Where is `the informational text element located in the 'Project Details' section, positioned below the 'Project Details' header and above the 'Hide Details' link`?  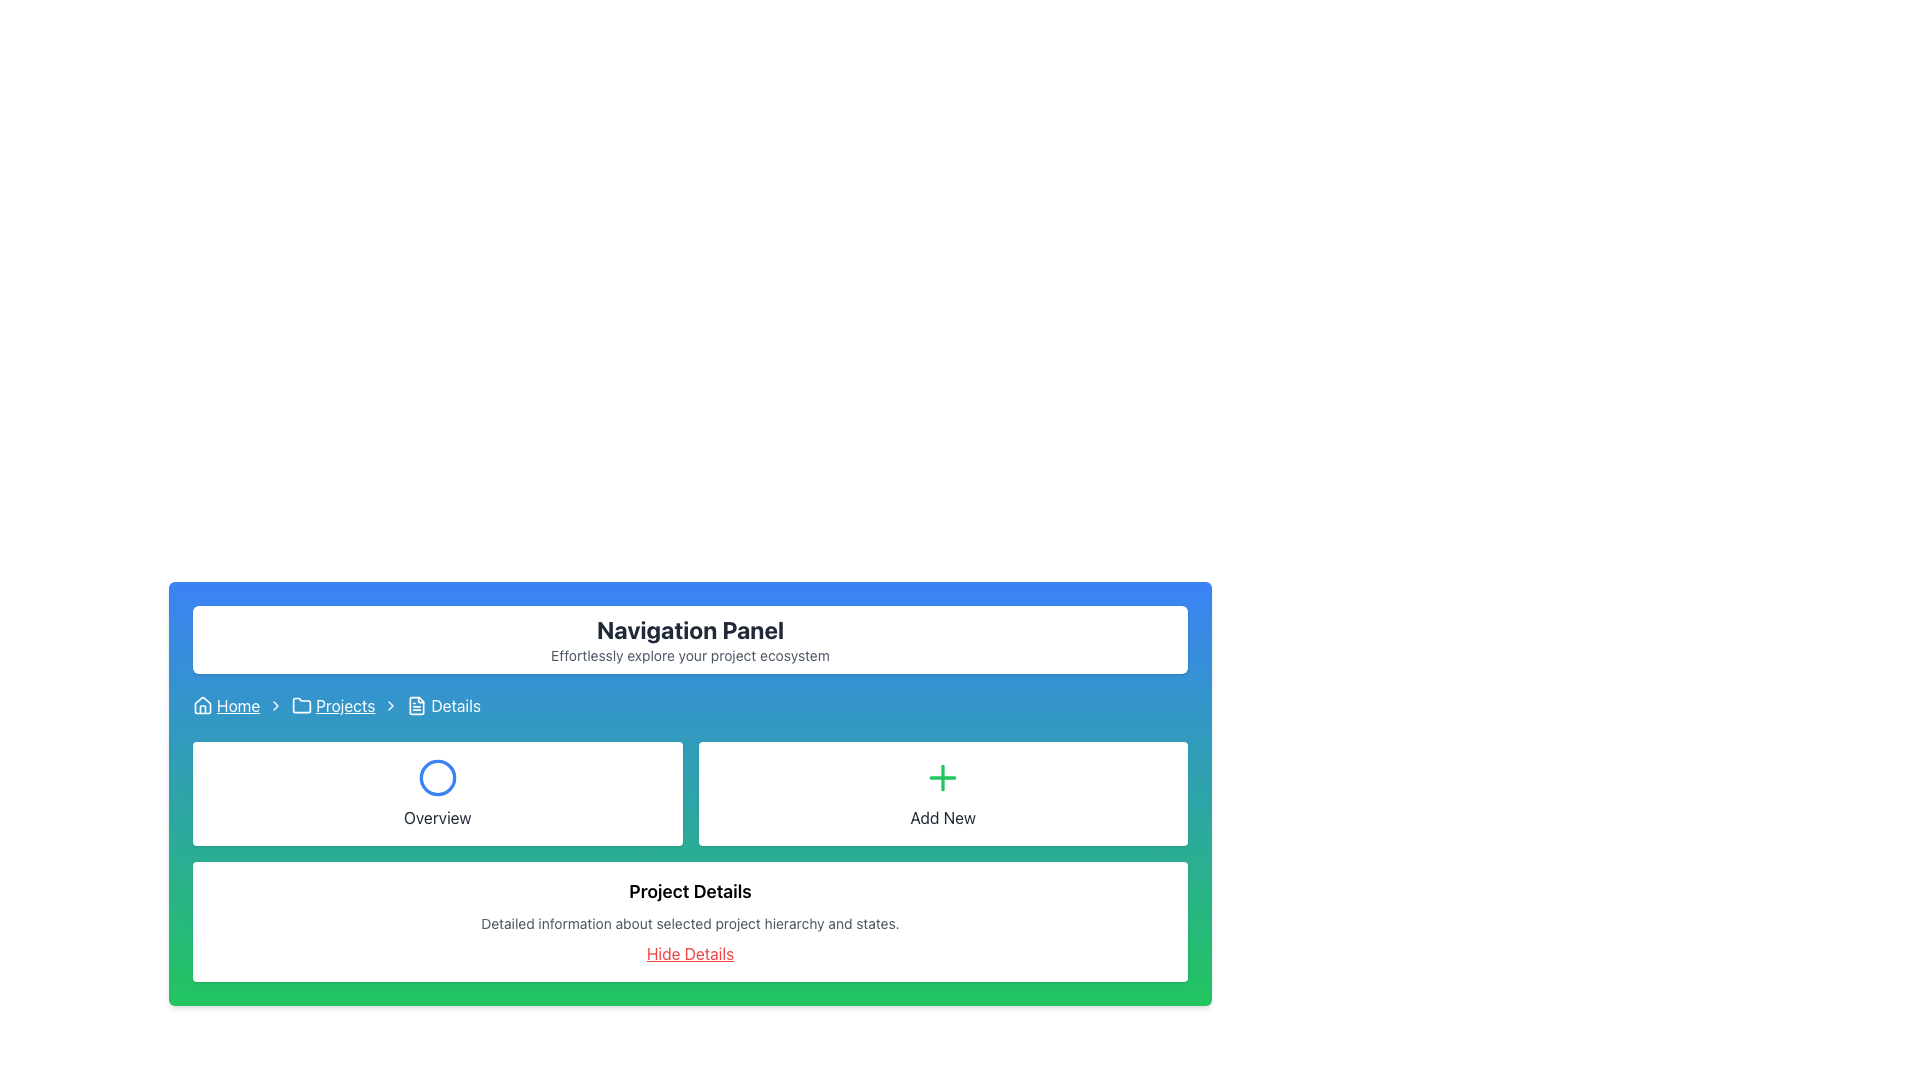
the informational text element located in the 'Project Details' section, positioned below the 'Project Details' header and above the 'Hide Details' link is located at coordinates (690, 924).